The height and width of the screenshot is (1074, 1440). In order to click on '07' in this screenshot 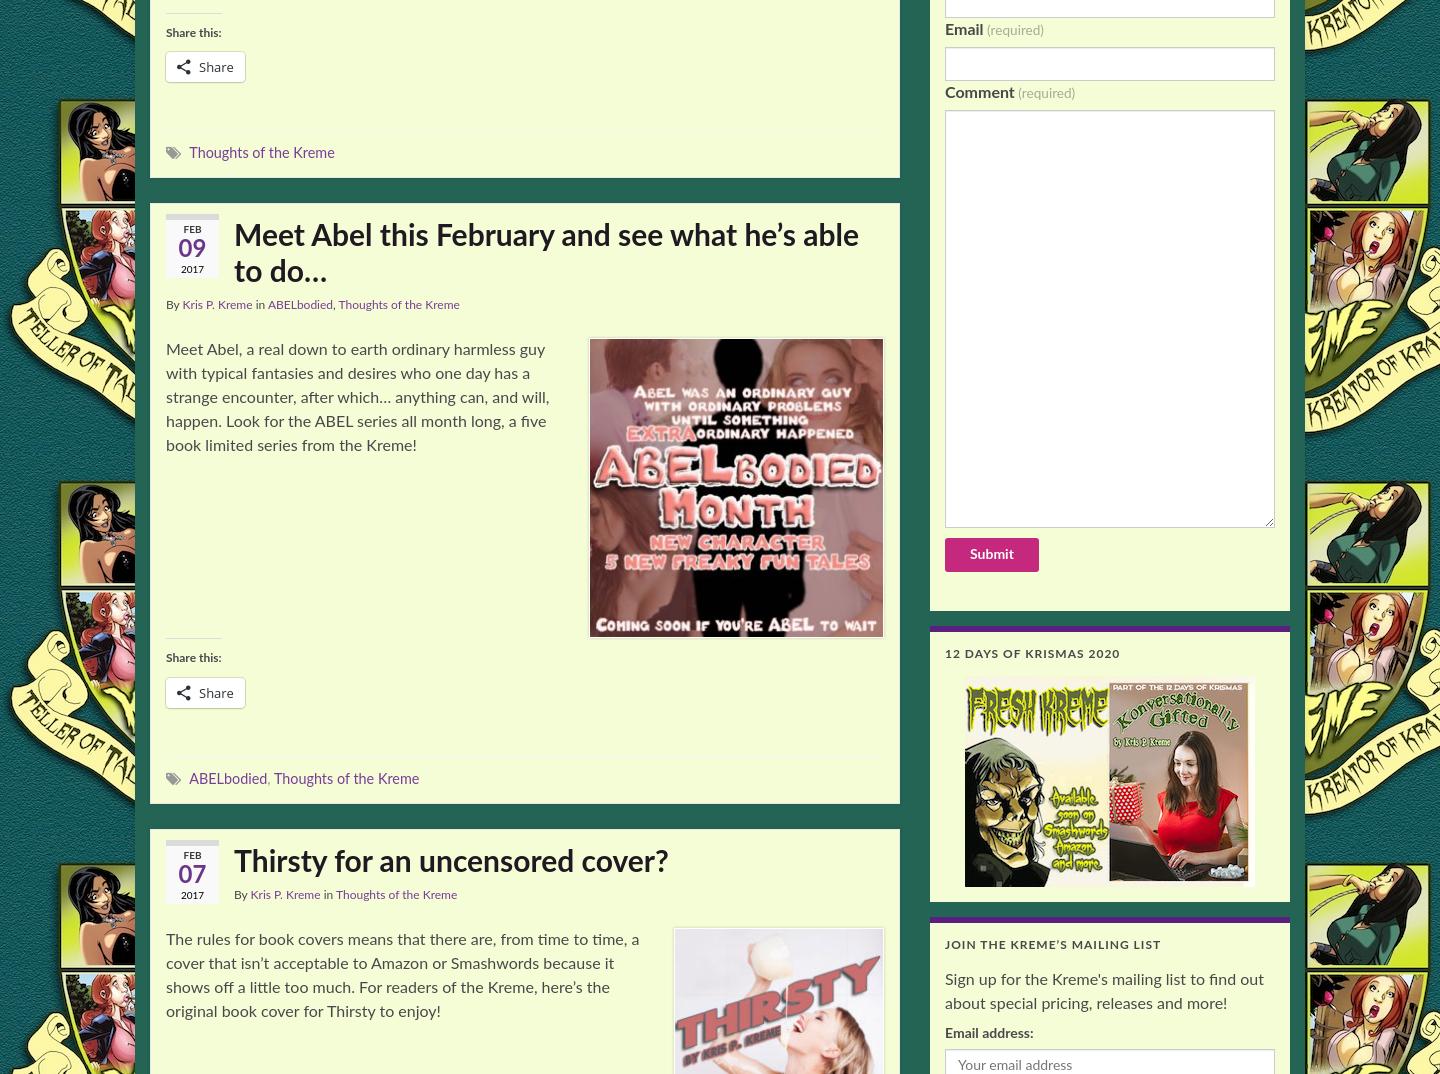, I will do `click(176, 873)`.